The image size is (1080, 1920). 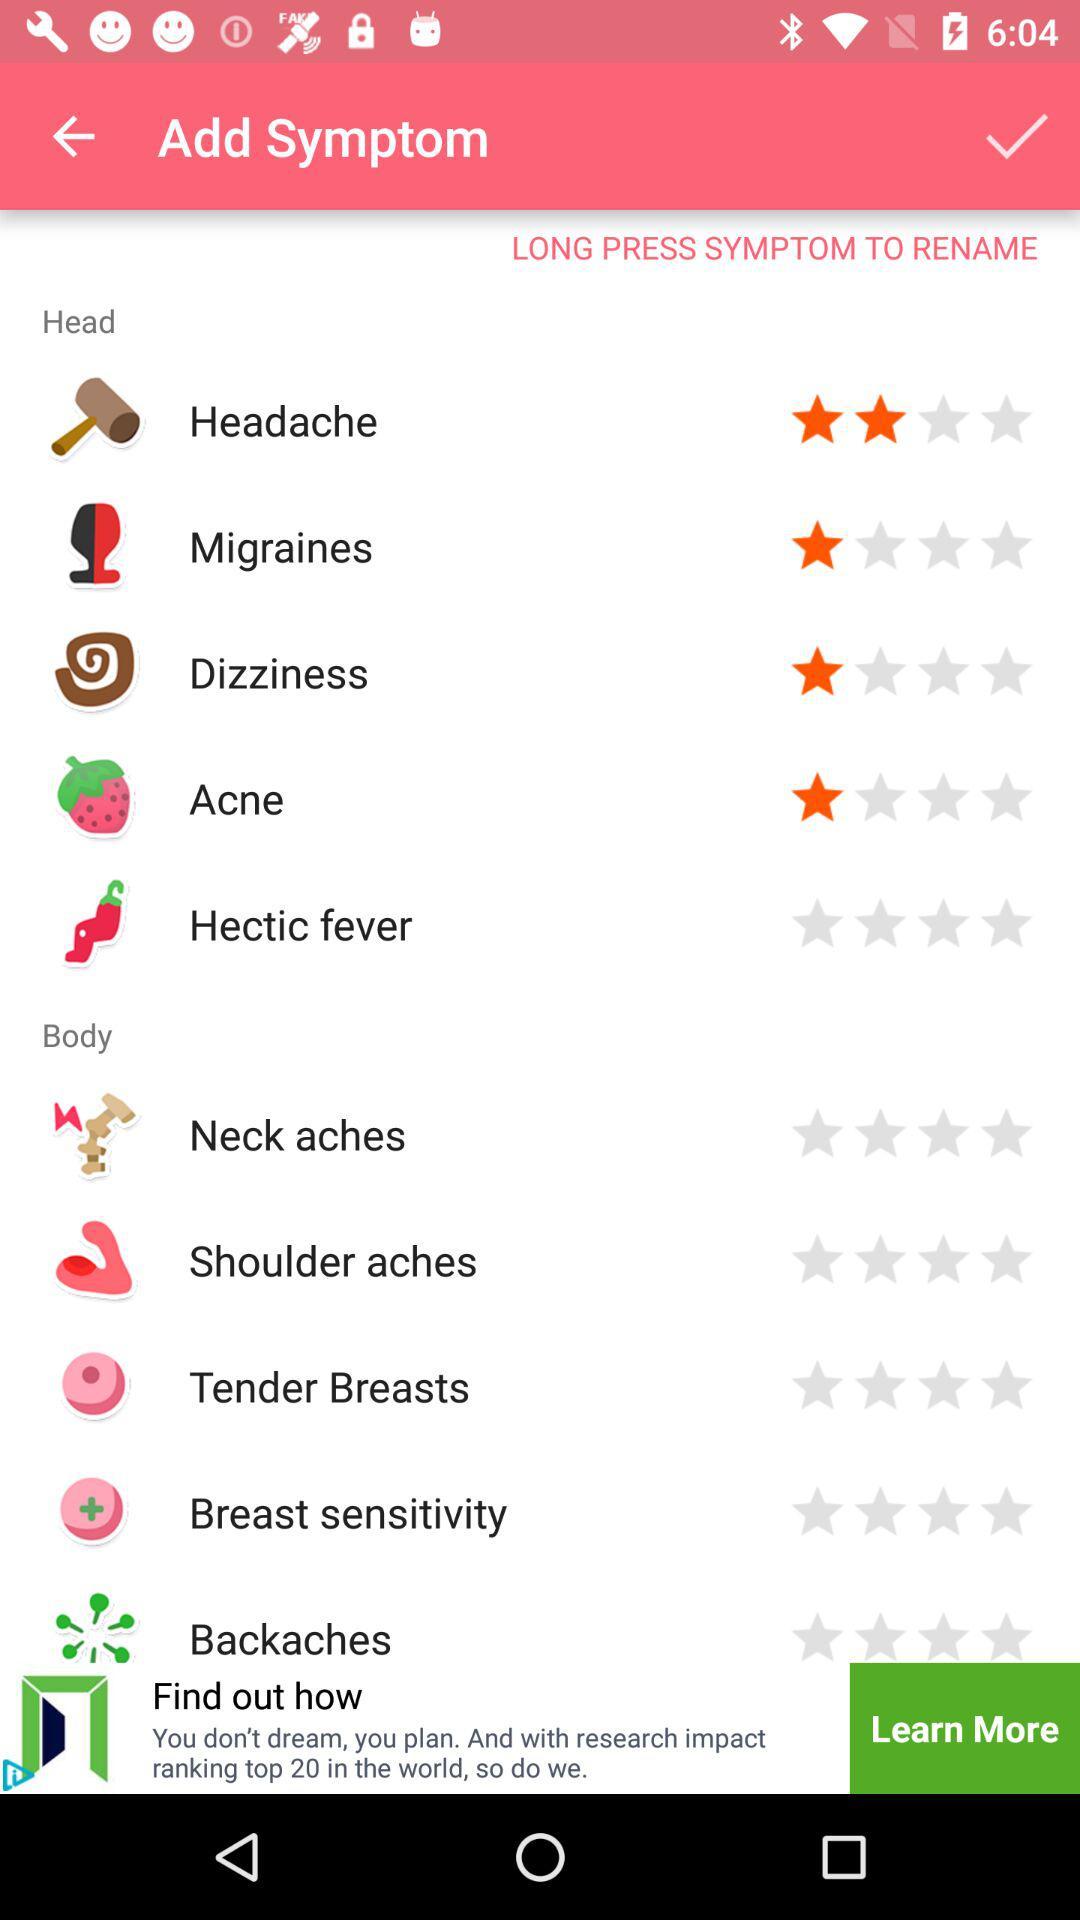 What do you see at coordinates (1006, 1258) in the screenshot?
I see `rate item 5 stars` at bounding box center [1006, 1258].